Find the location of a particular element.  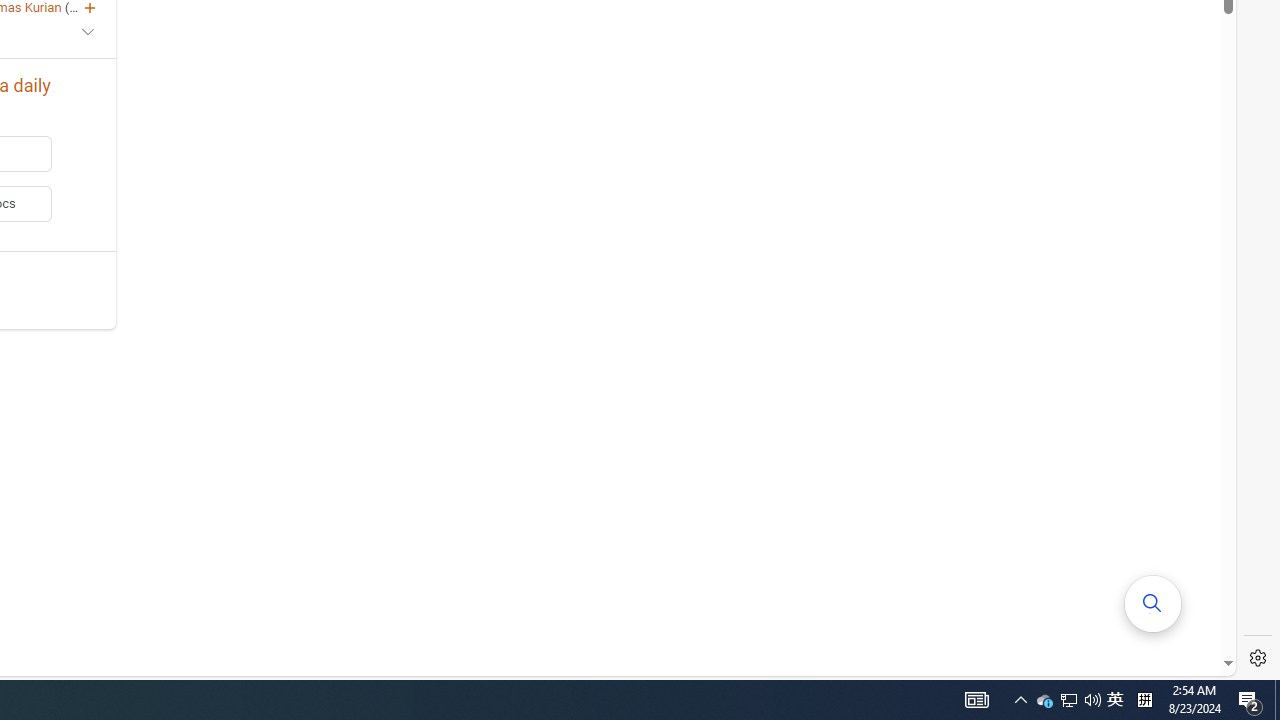

'AutomationID: mfa_root' is located at coordinates (1153, 602).